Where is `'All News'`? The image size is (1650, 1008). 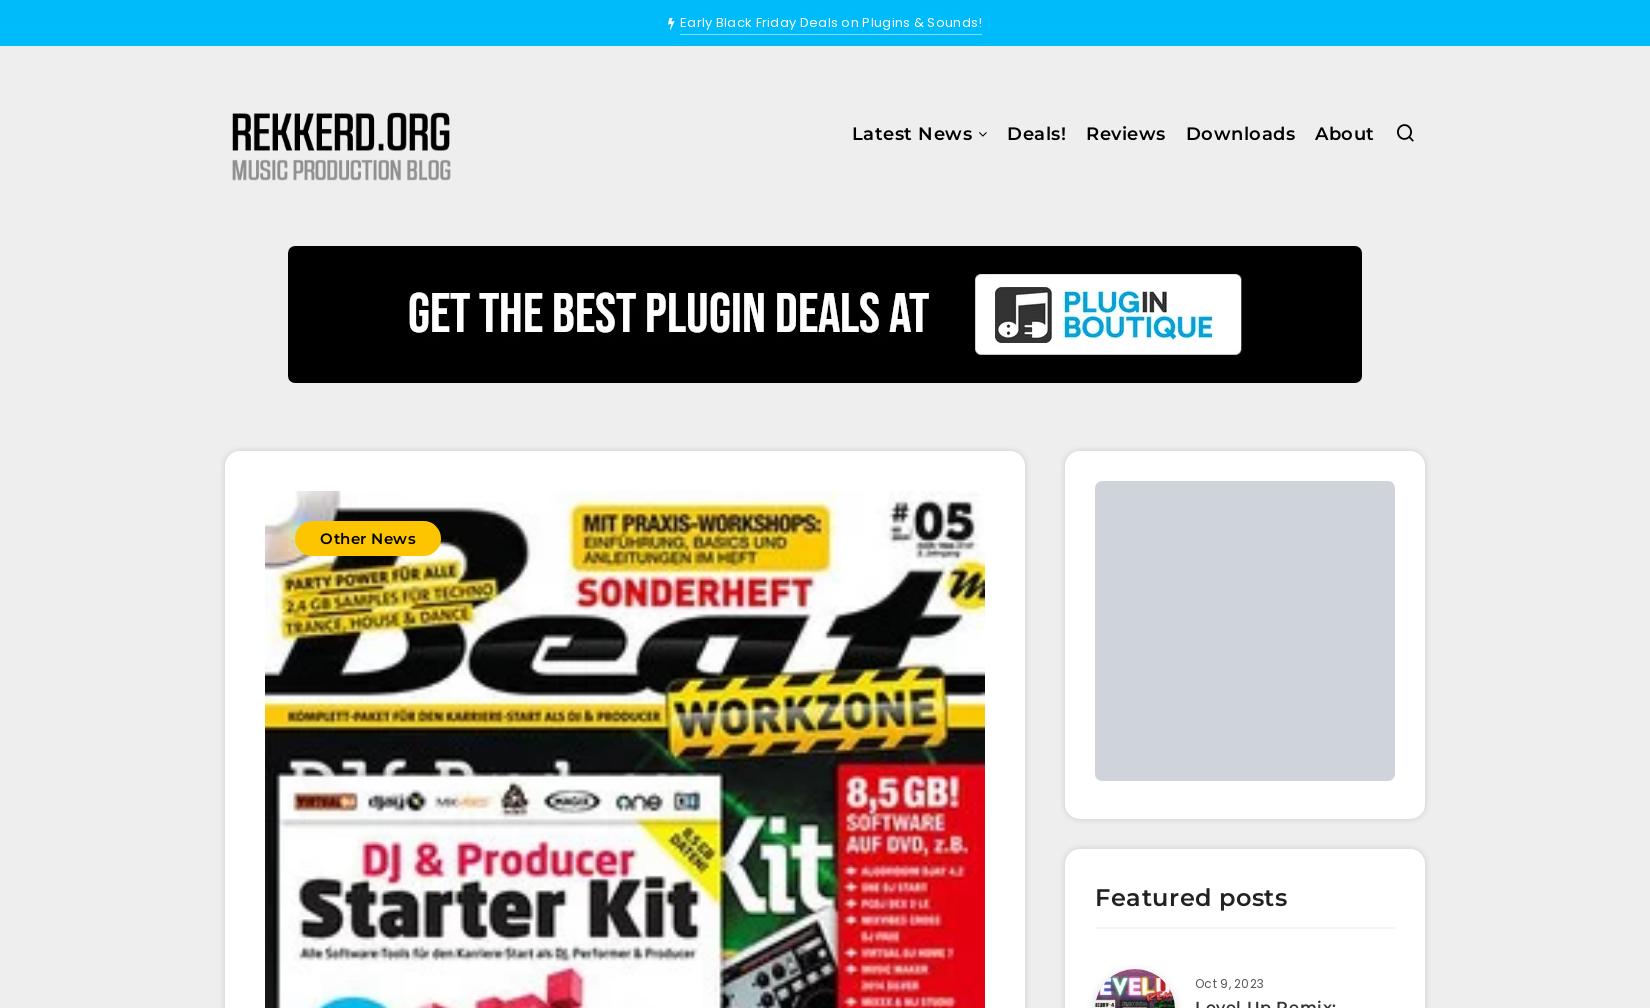 'All News' is located at coordinates (793, 192).